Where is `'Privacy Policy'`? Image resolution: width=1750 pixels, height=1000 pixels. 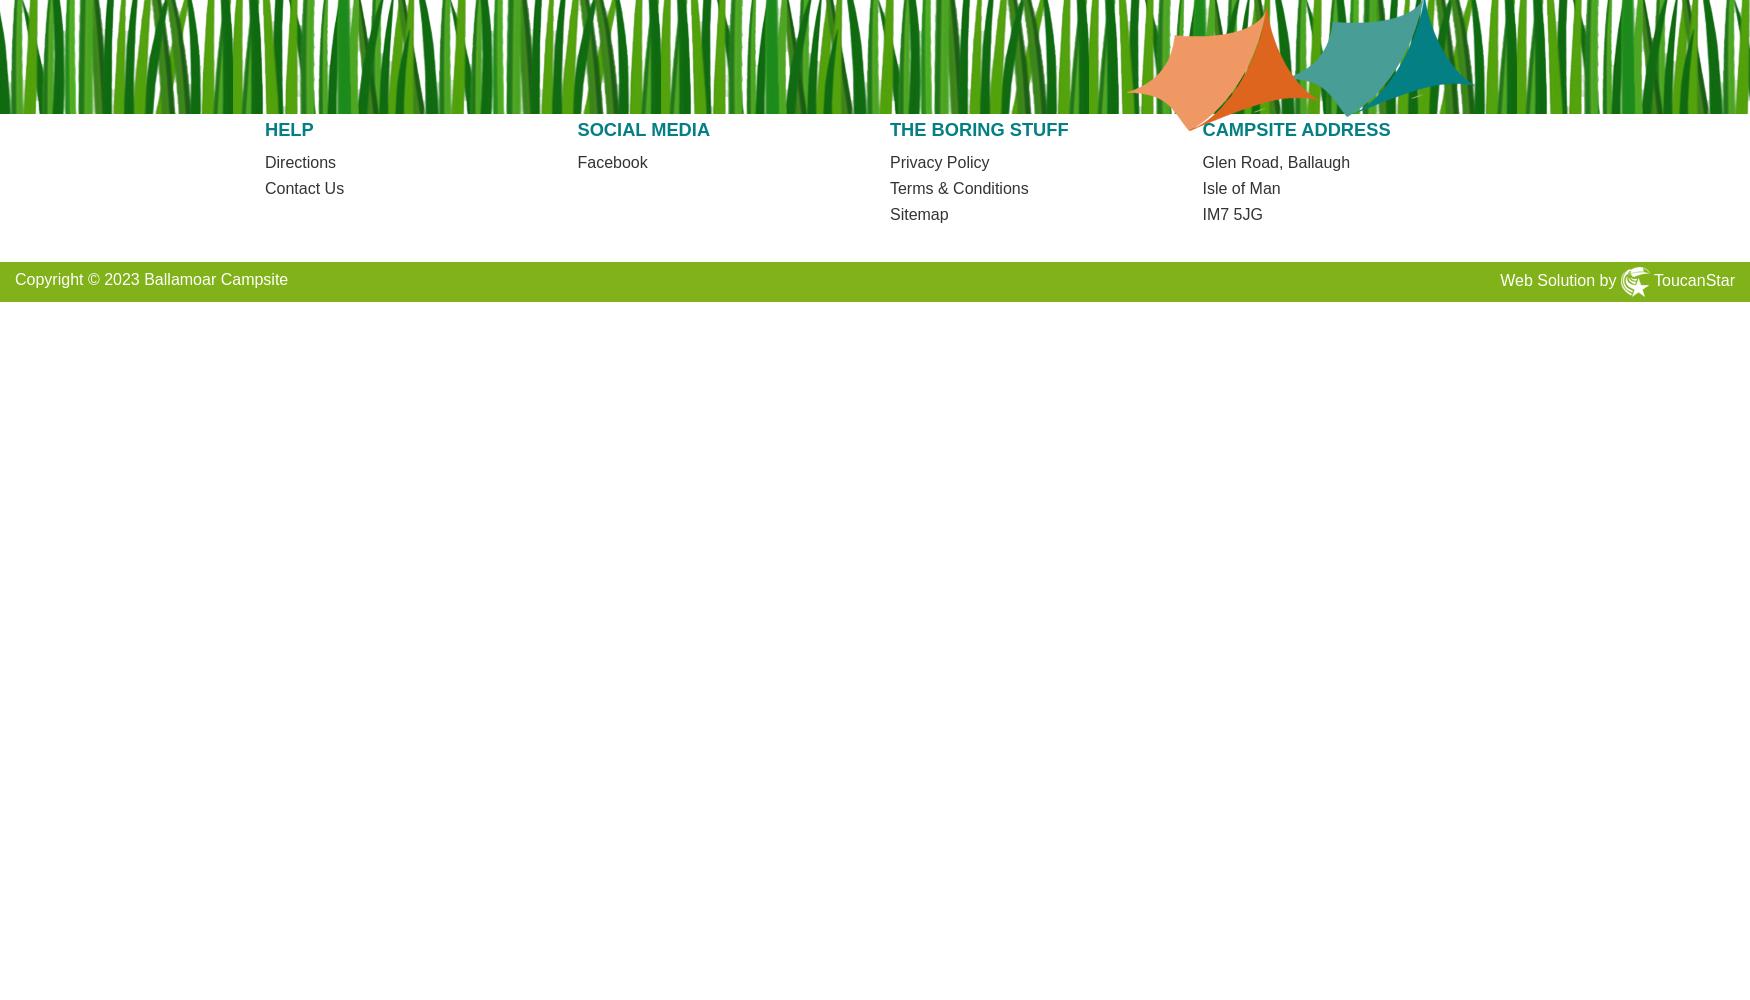
'Privacy Policy' is located at coordinates (888, 162).